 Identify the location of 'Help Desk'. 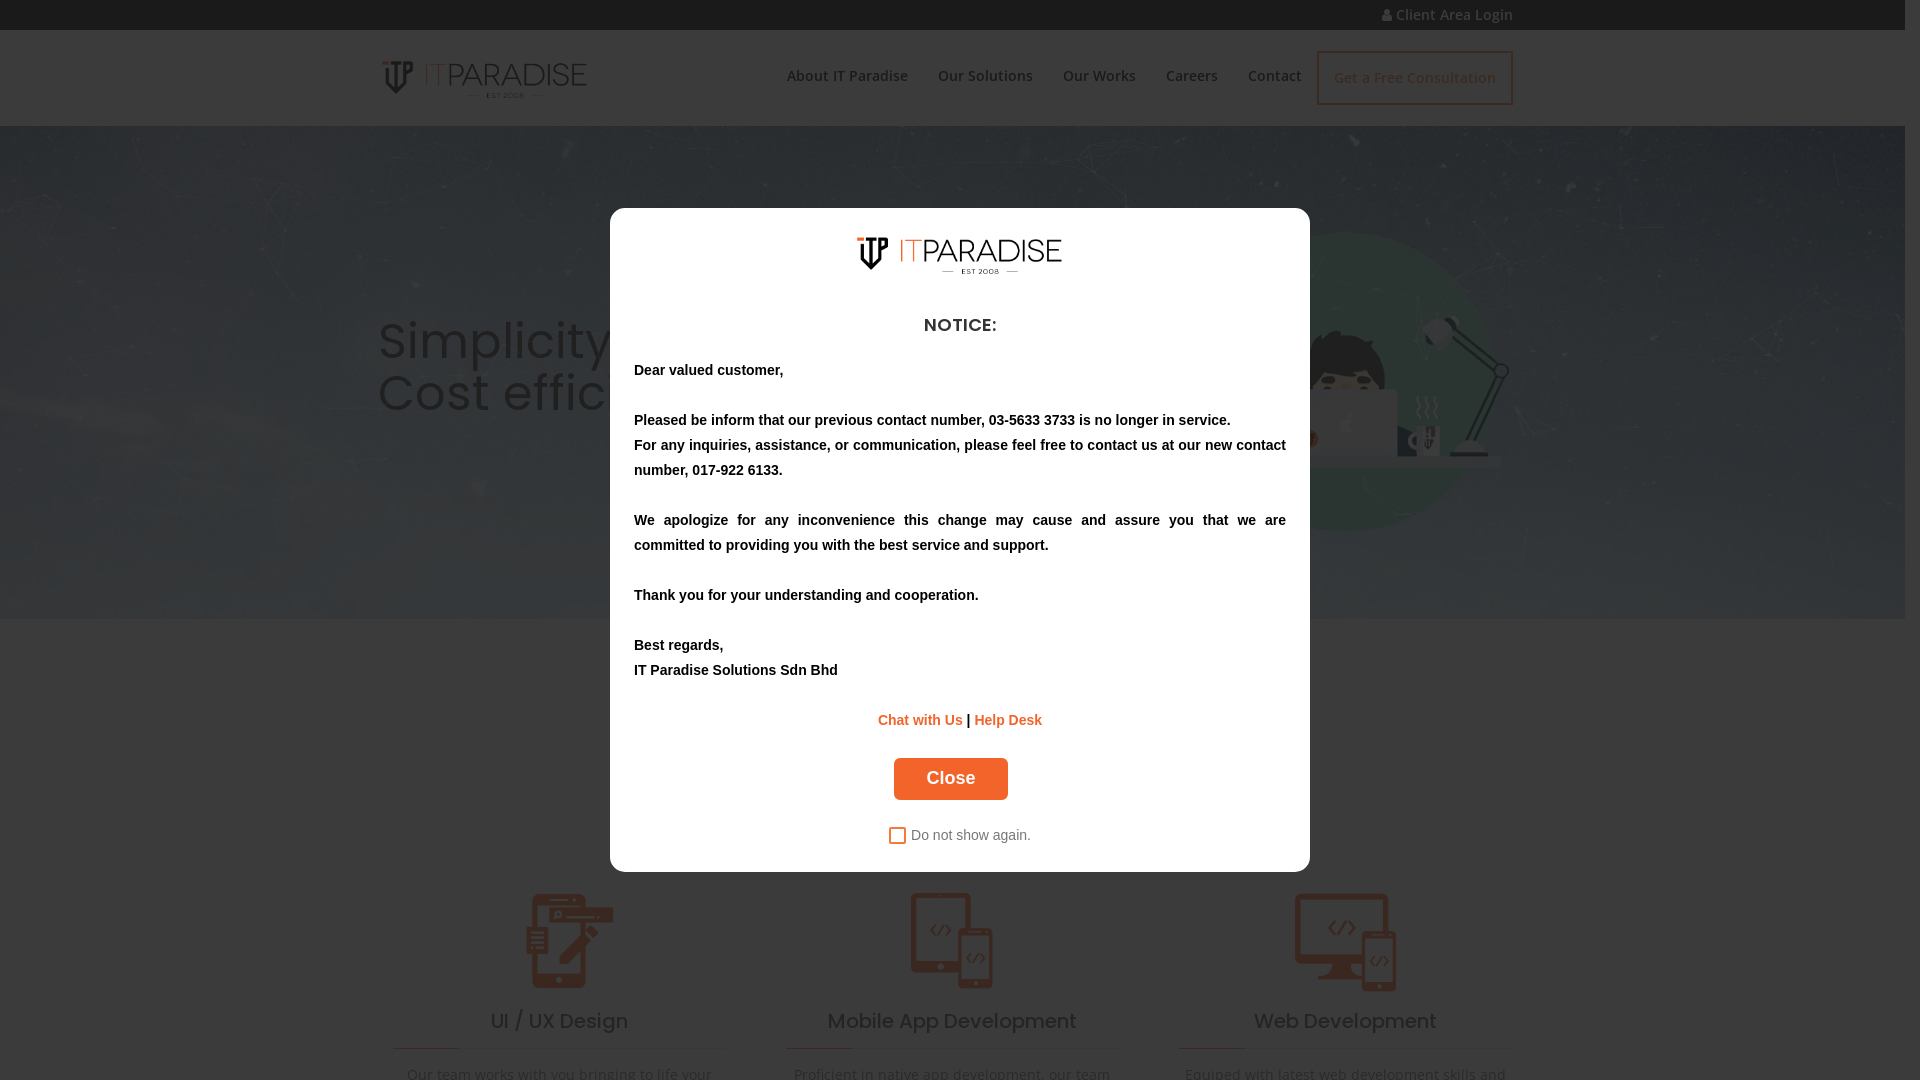
(1008, 720).